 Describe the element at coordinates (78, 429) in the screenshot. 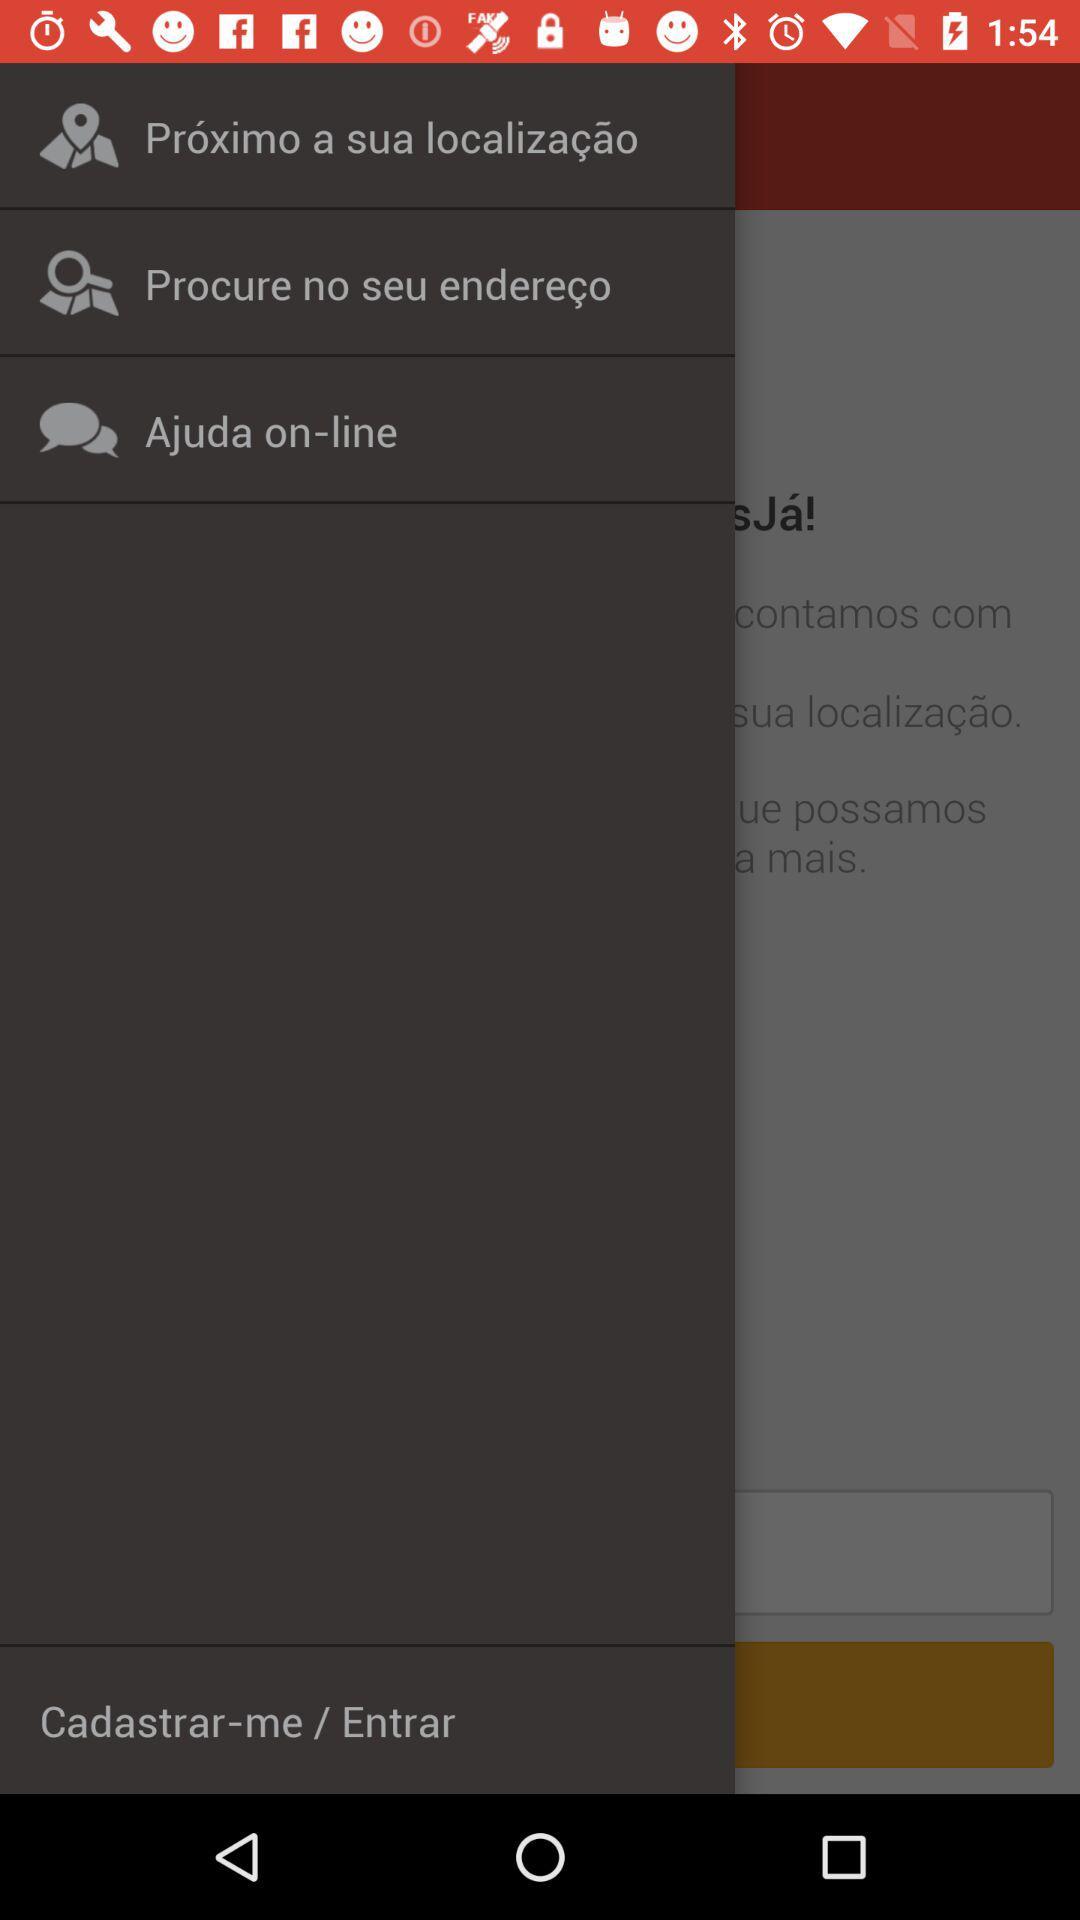

I see `the  messages image icon before ajuda online text` at that location.